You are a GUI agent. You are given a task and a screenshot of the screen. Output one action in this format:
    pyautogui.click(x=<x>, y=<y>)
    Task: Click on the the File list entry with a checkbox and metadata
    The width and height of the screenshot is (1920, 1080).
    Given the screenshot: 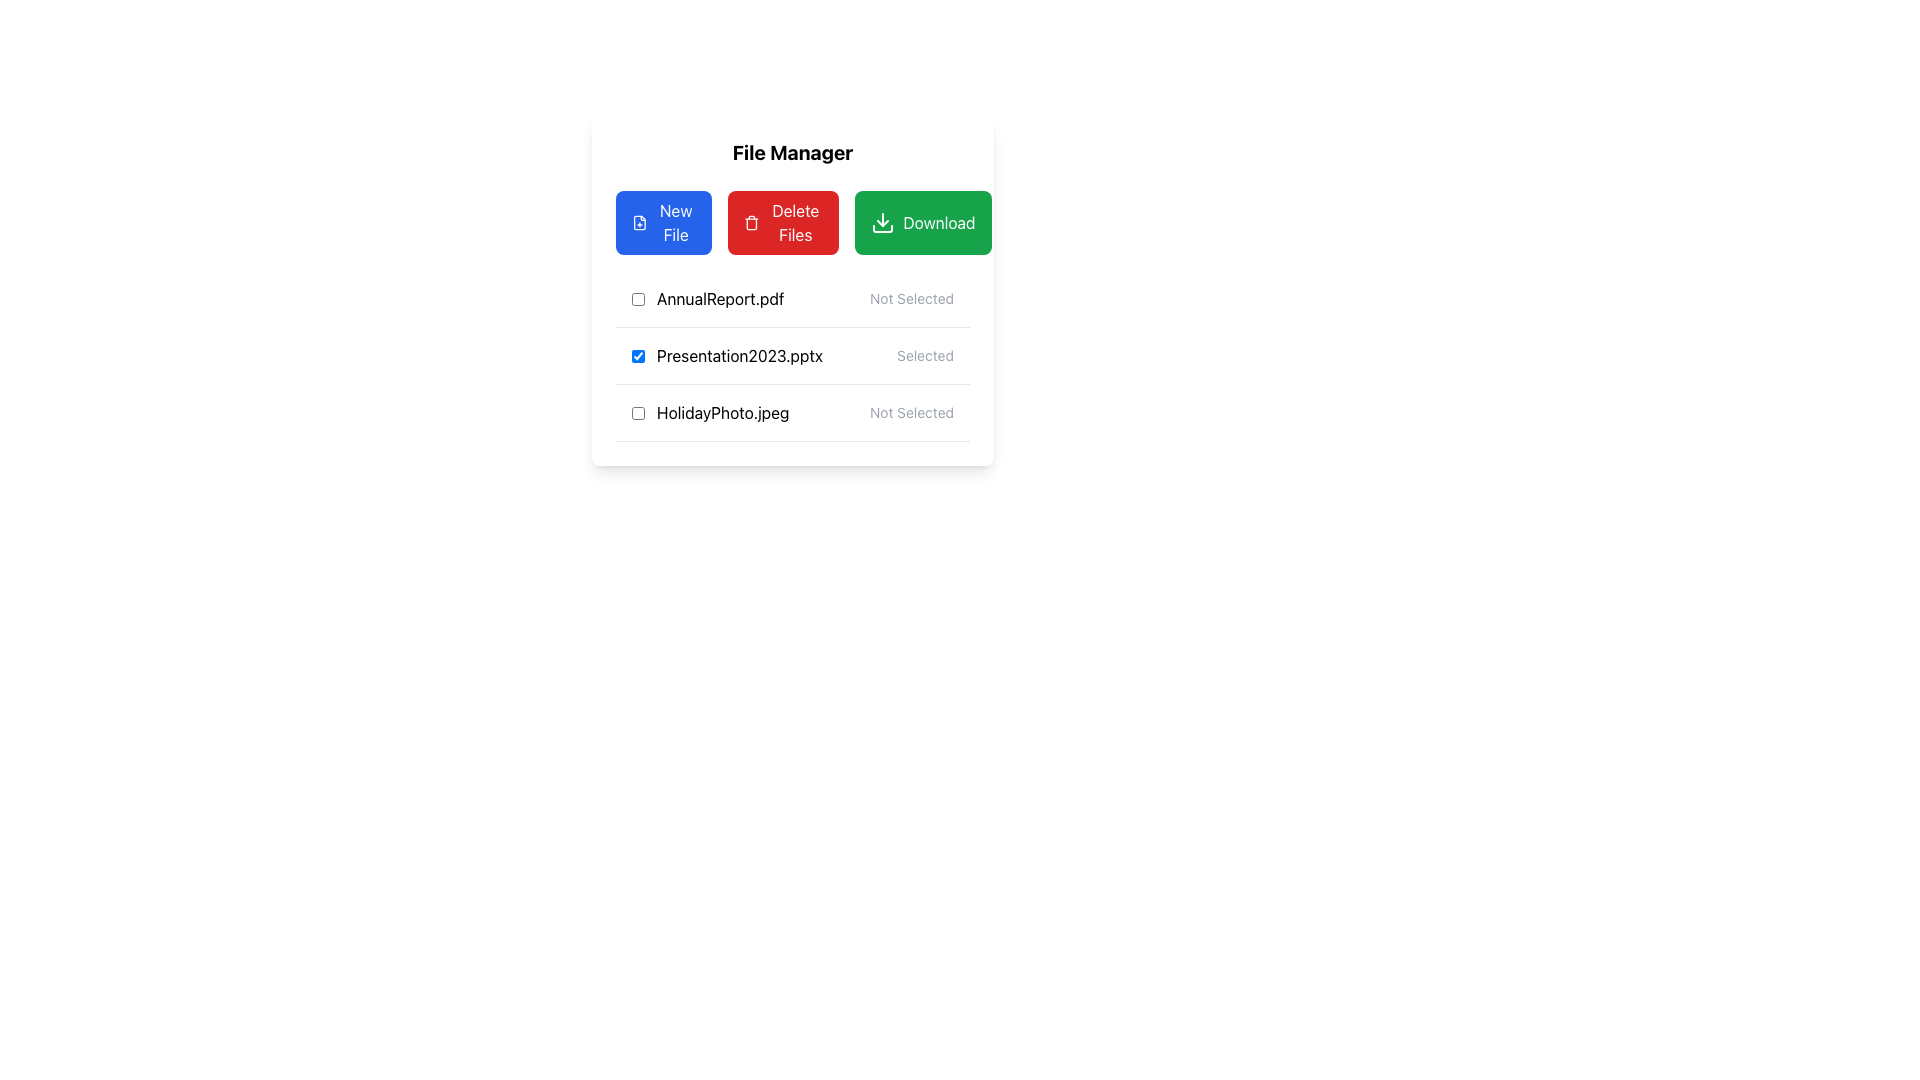 What is the action you would take?
    pyautogui.click(x=791, y=354)
    